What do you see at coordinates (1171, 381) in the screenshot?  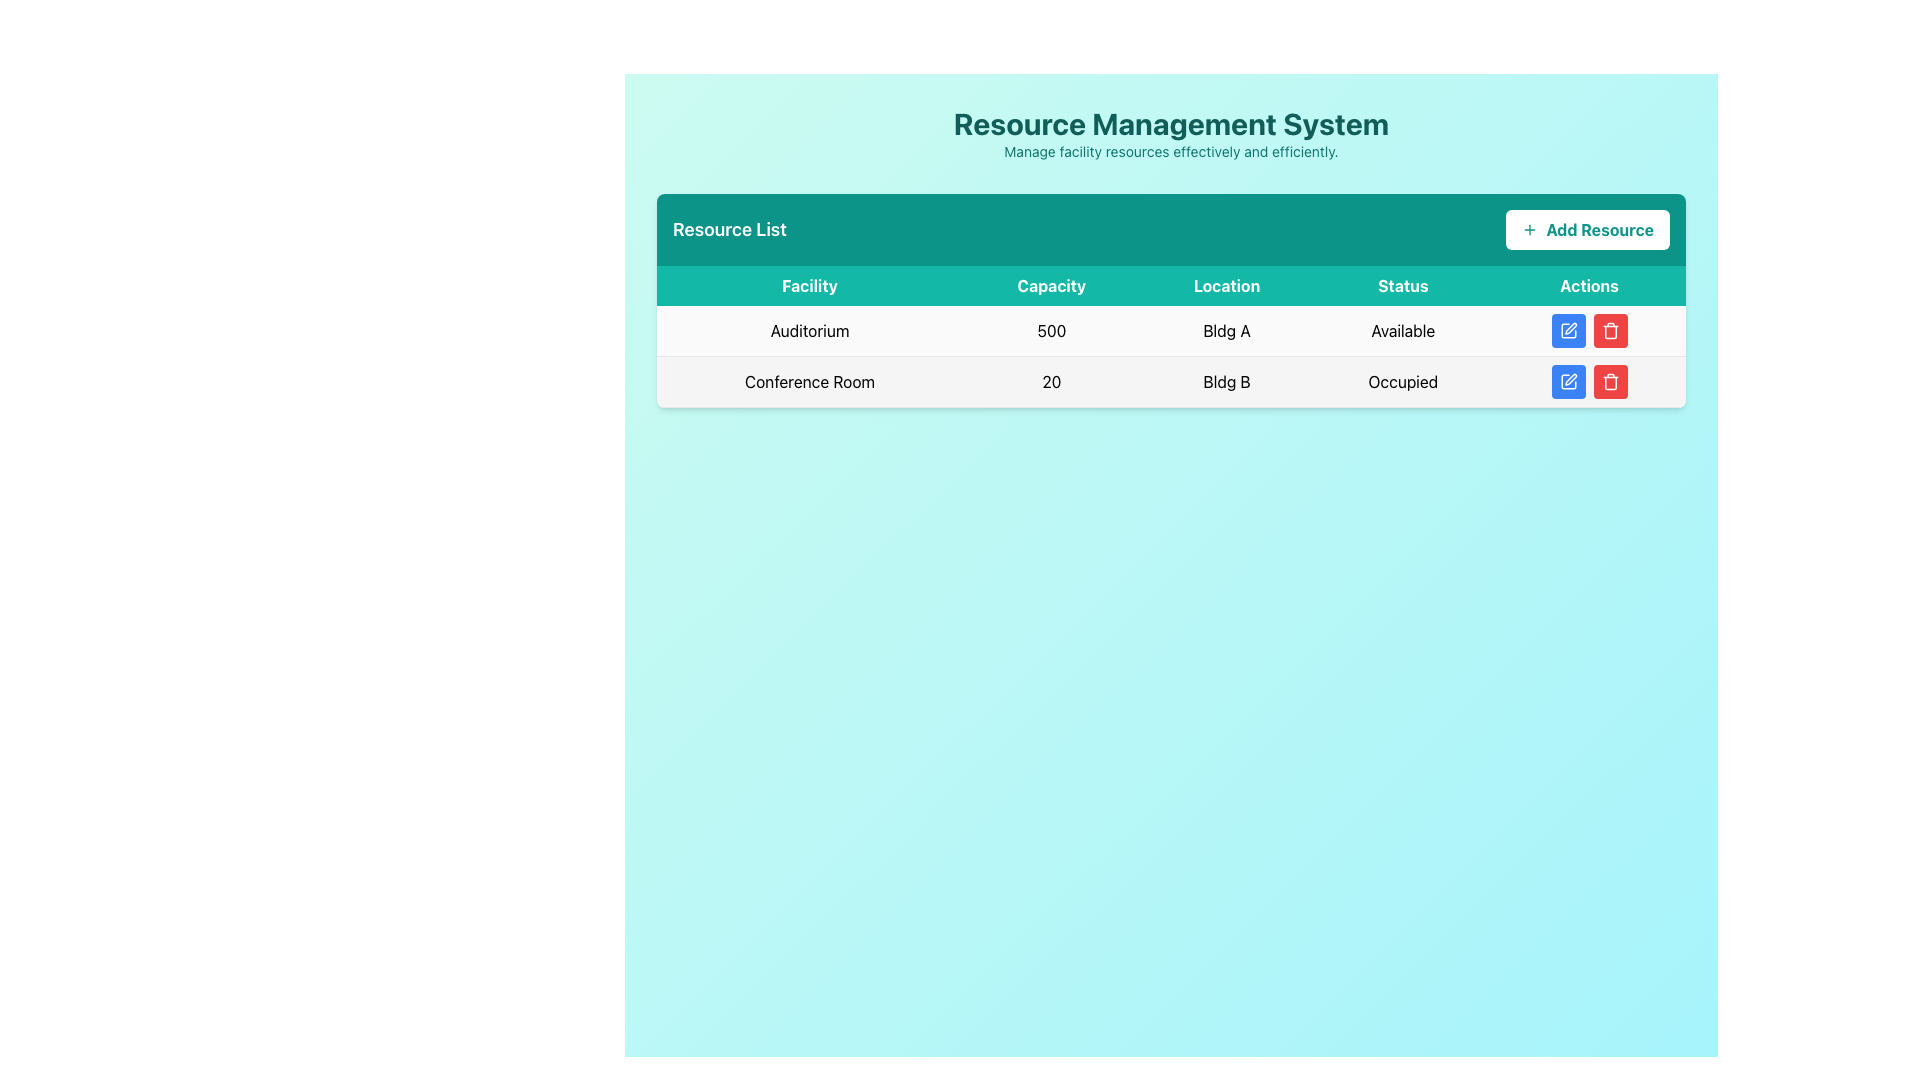 I see `the second row in the 'Resource List' table, which contains details for 'Conference Room', its capacity of '20', location 'Bldg B', and occupancy status 'Occupied'` at bounding box center [1171, 381].